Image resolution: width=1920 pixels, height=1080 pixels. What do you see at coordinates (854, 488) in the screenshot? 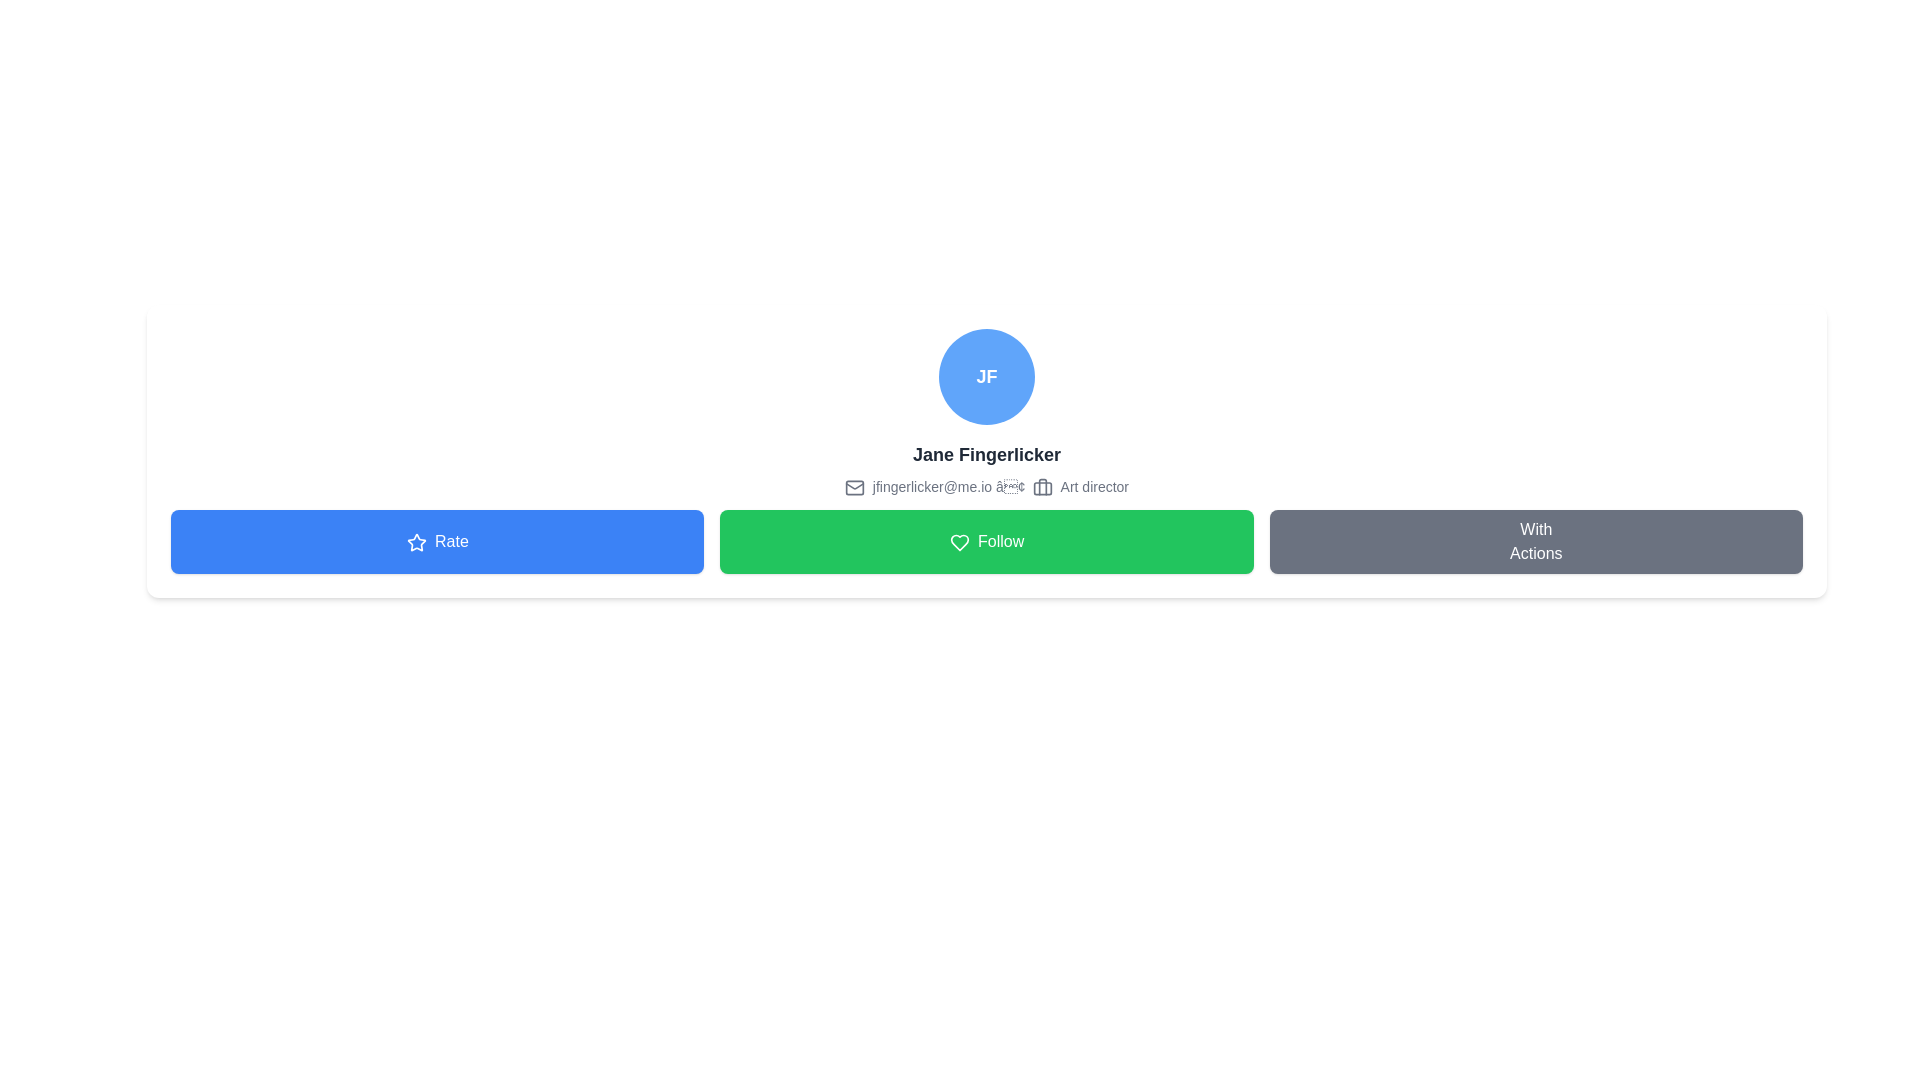
I see `the email icon located slightly to the left of the email address 'jfingerlicker@me.io' in the user profile section` at bounding box center [854, 488].